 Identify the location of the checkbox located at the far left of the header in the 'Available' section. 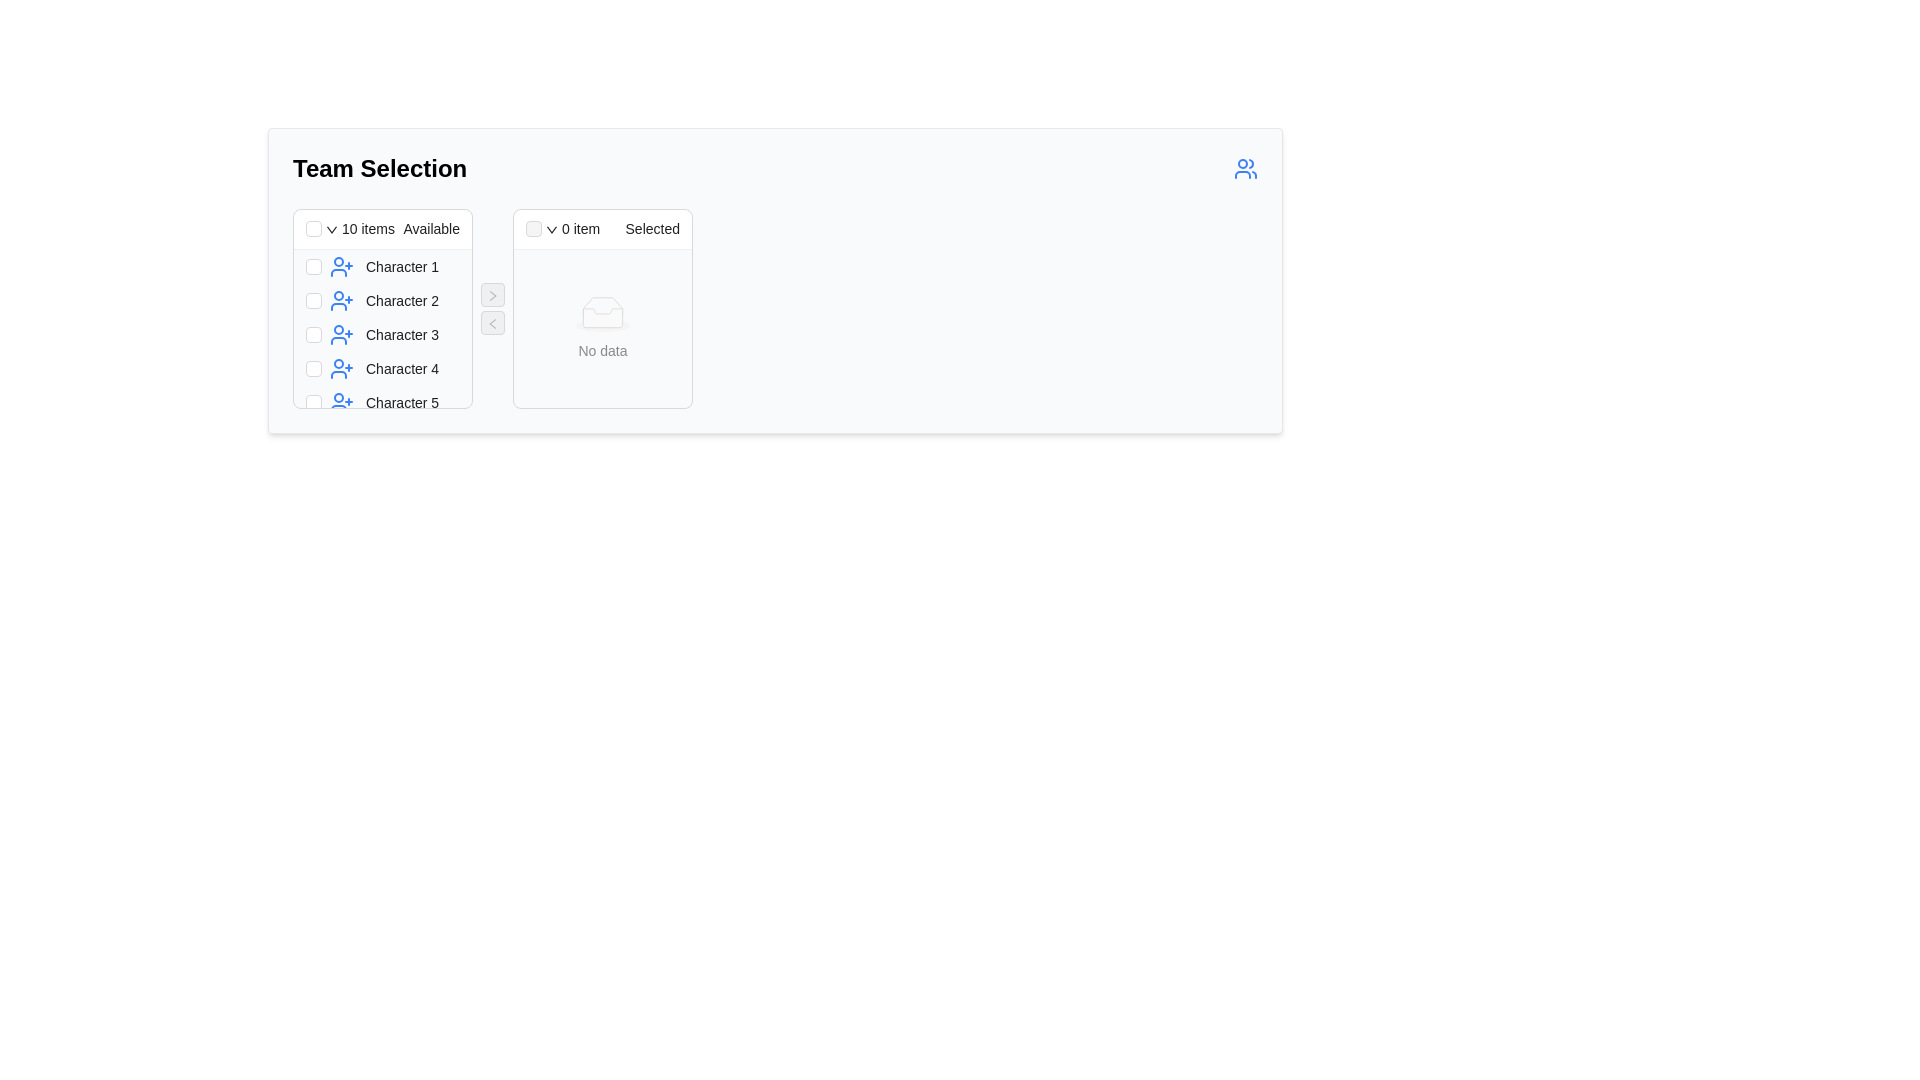
(312, 227).